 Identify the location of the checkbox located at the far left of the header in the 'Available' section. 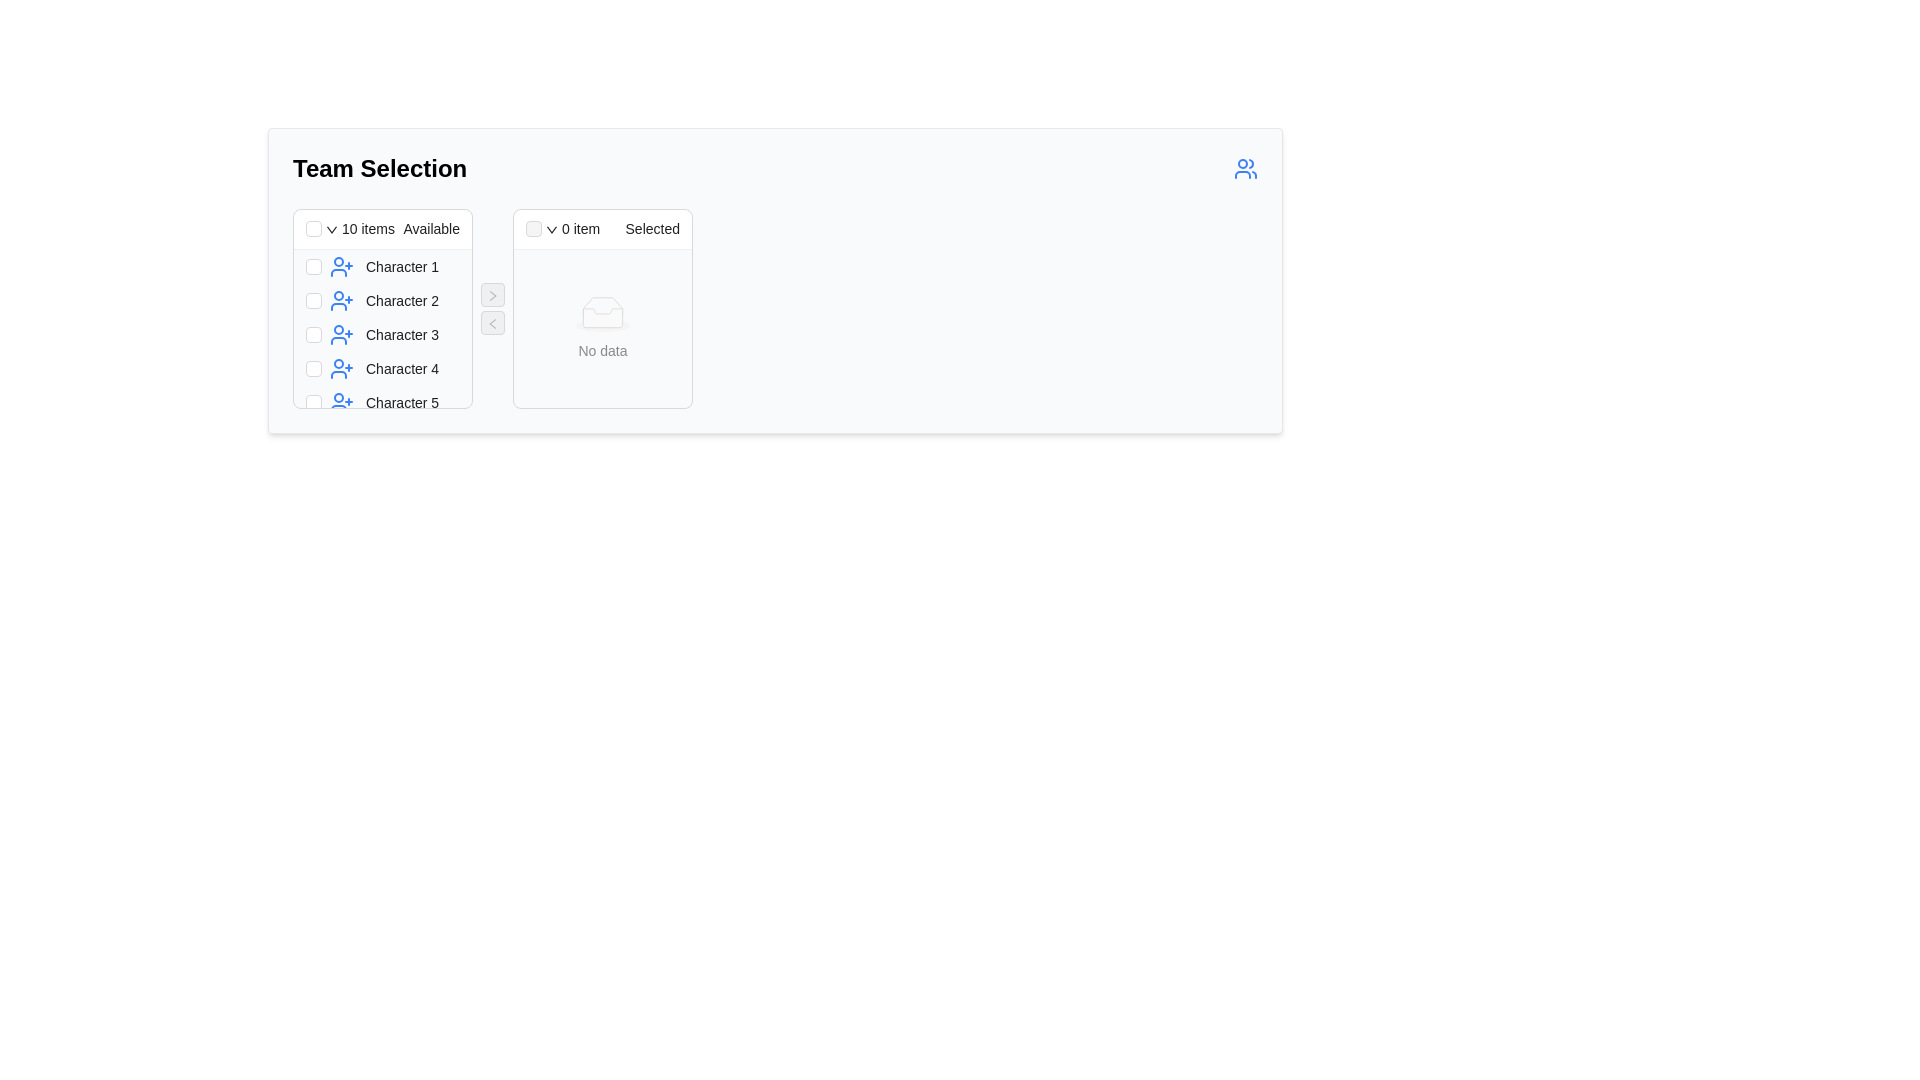
(312, 227).